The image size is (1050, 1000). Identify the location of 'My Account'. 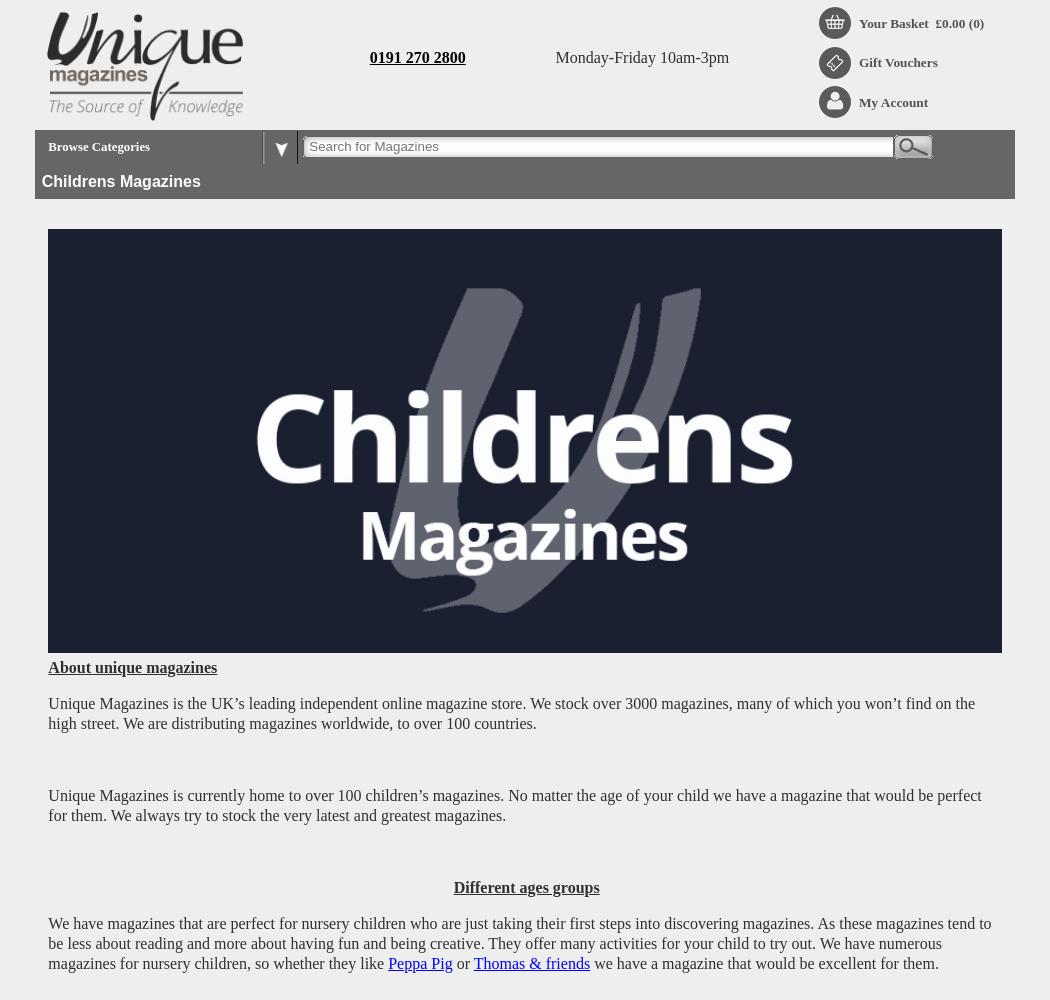
(892, 100).